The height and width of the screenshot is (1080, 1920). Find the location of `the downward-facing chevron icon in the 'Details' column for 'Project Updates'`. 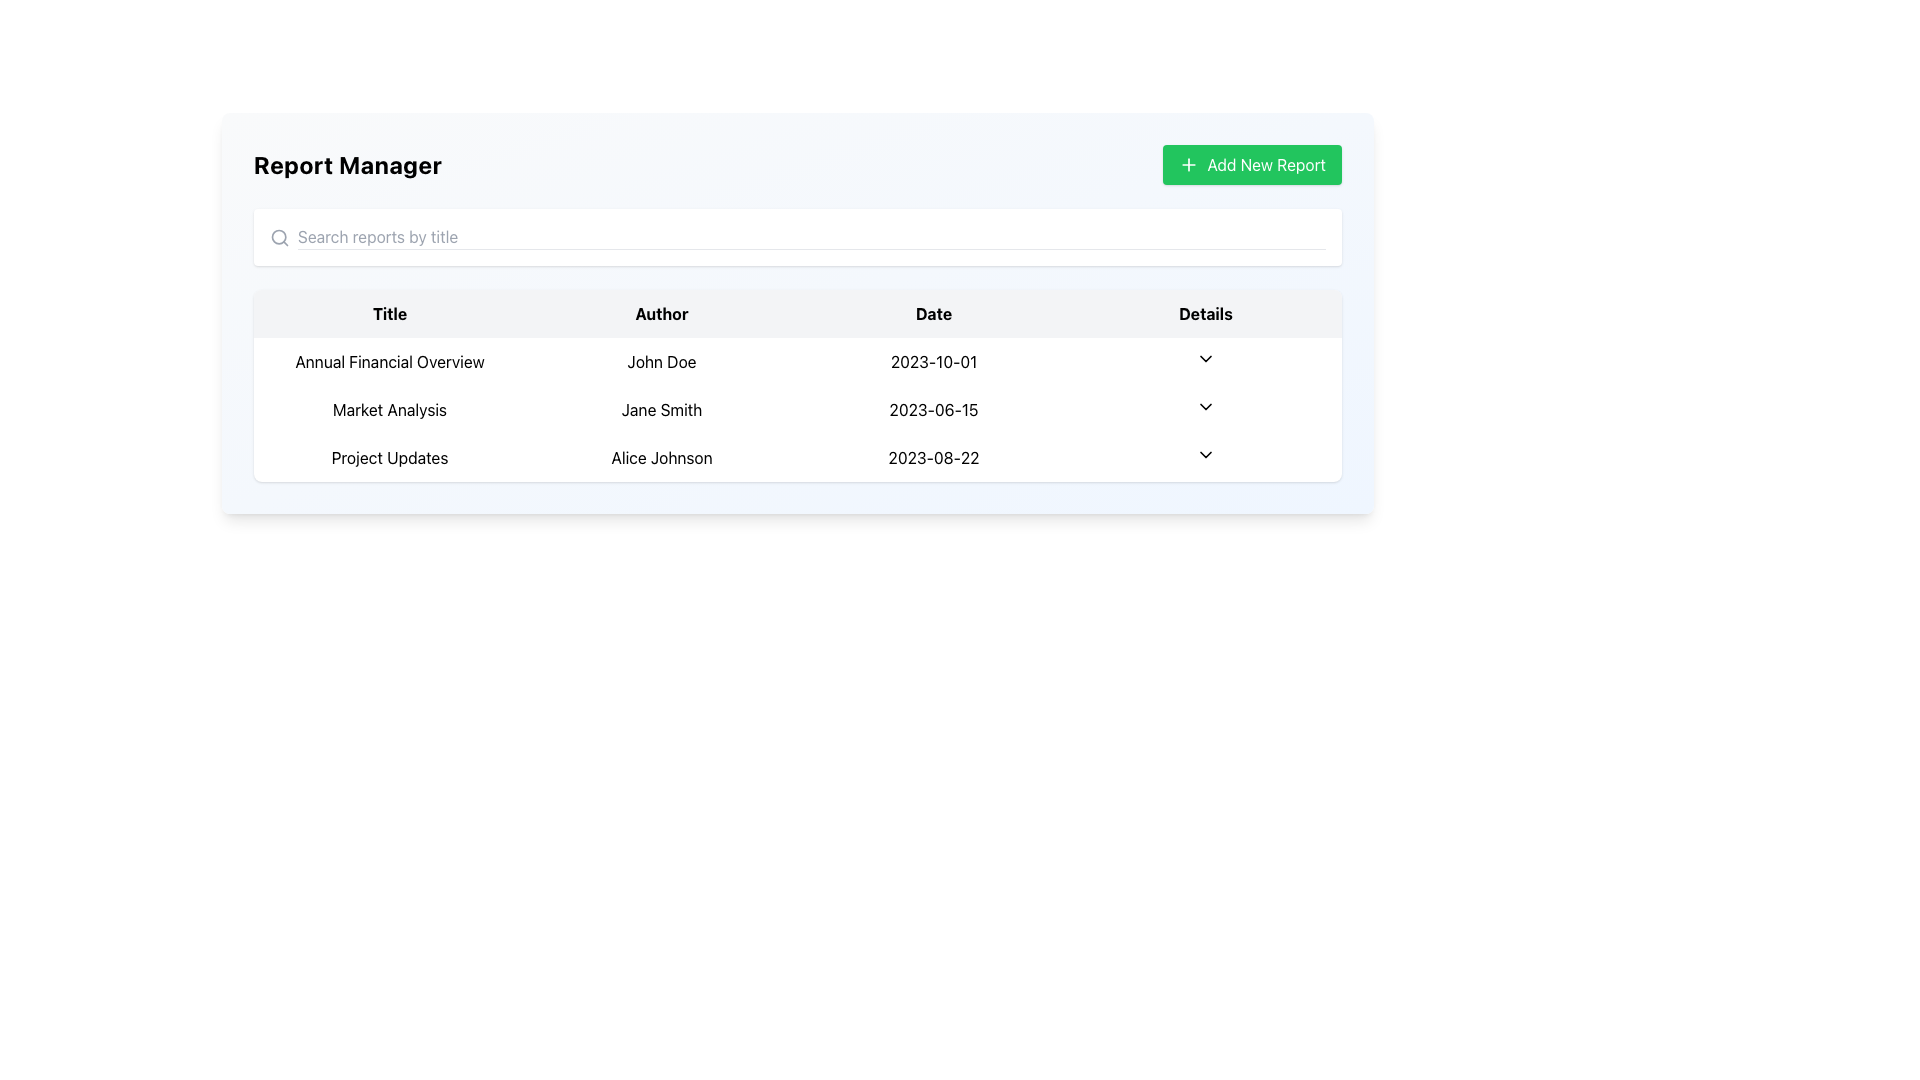

the downward-facing chevron icon in the 'Details' column for 'Project Updates' is located at coordinates (1204, 455).